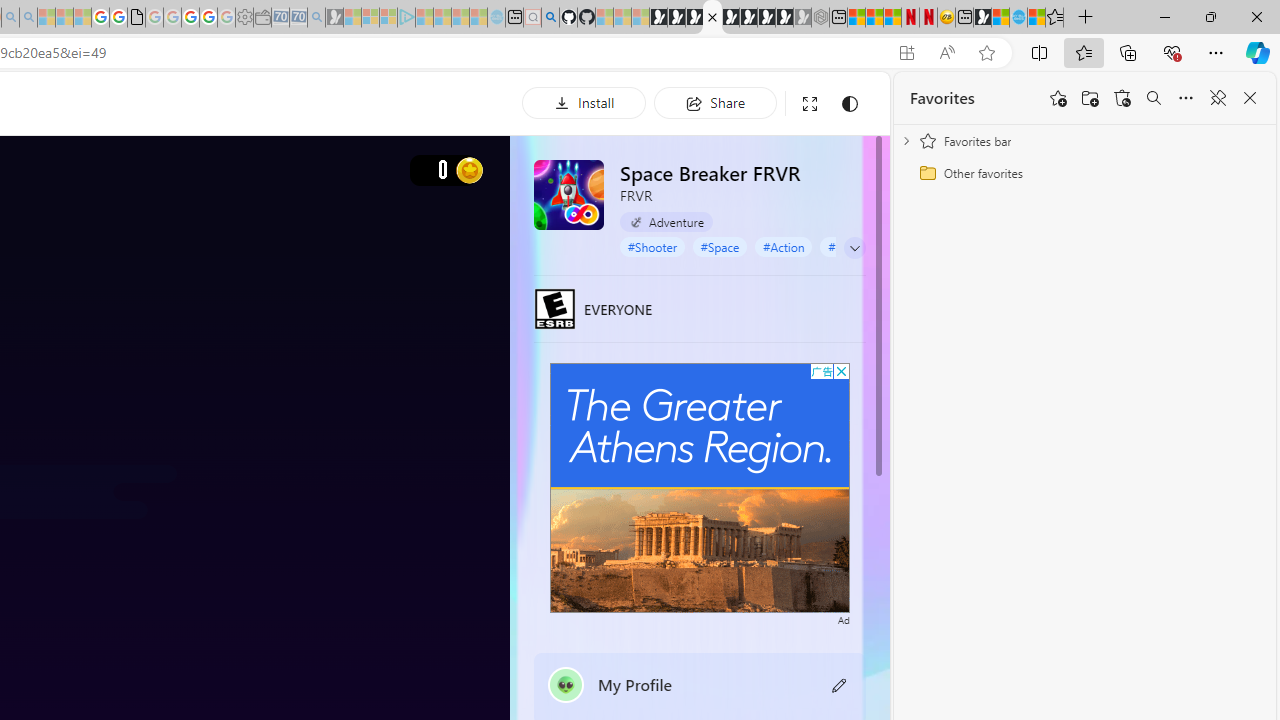 The width and height of the screenshot is (1280, 720). I want to click on 'Restore deleted favorites', so click(1122, 98).